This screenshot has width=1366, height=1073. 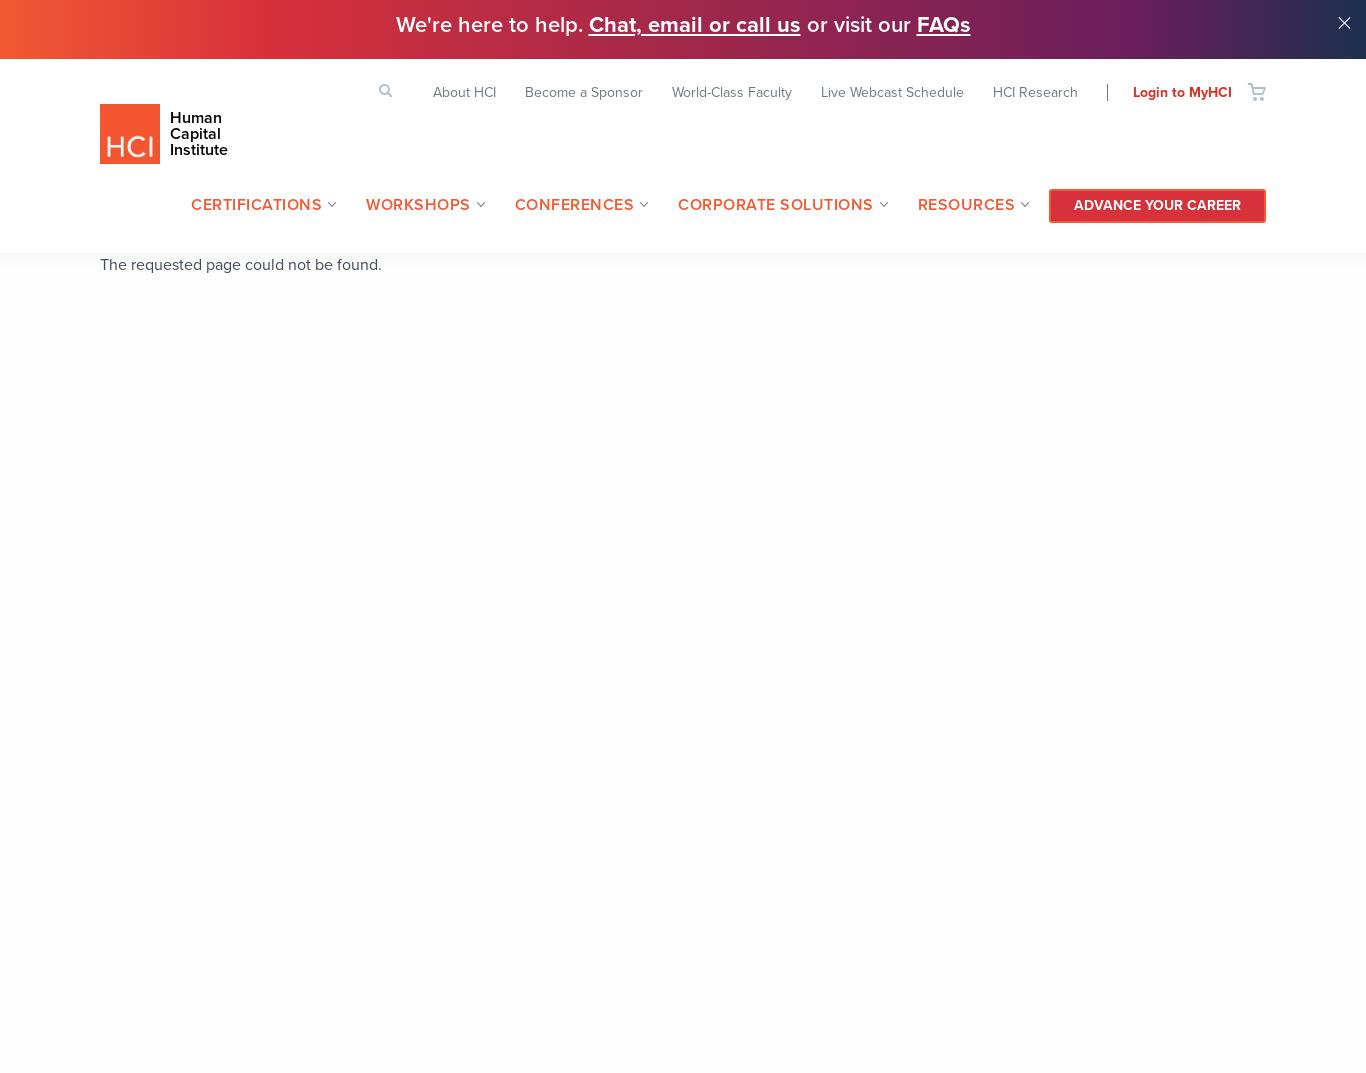 I want to click on 'Advance Your Career', so click(x=1157, y=204).